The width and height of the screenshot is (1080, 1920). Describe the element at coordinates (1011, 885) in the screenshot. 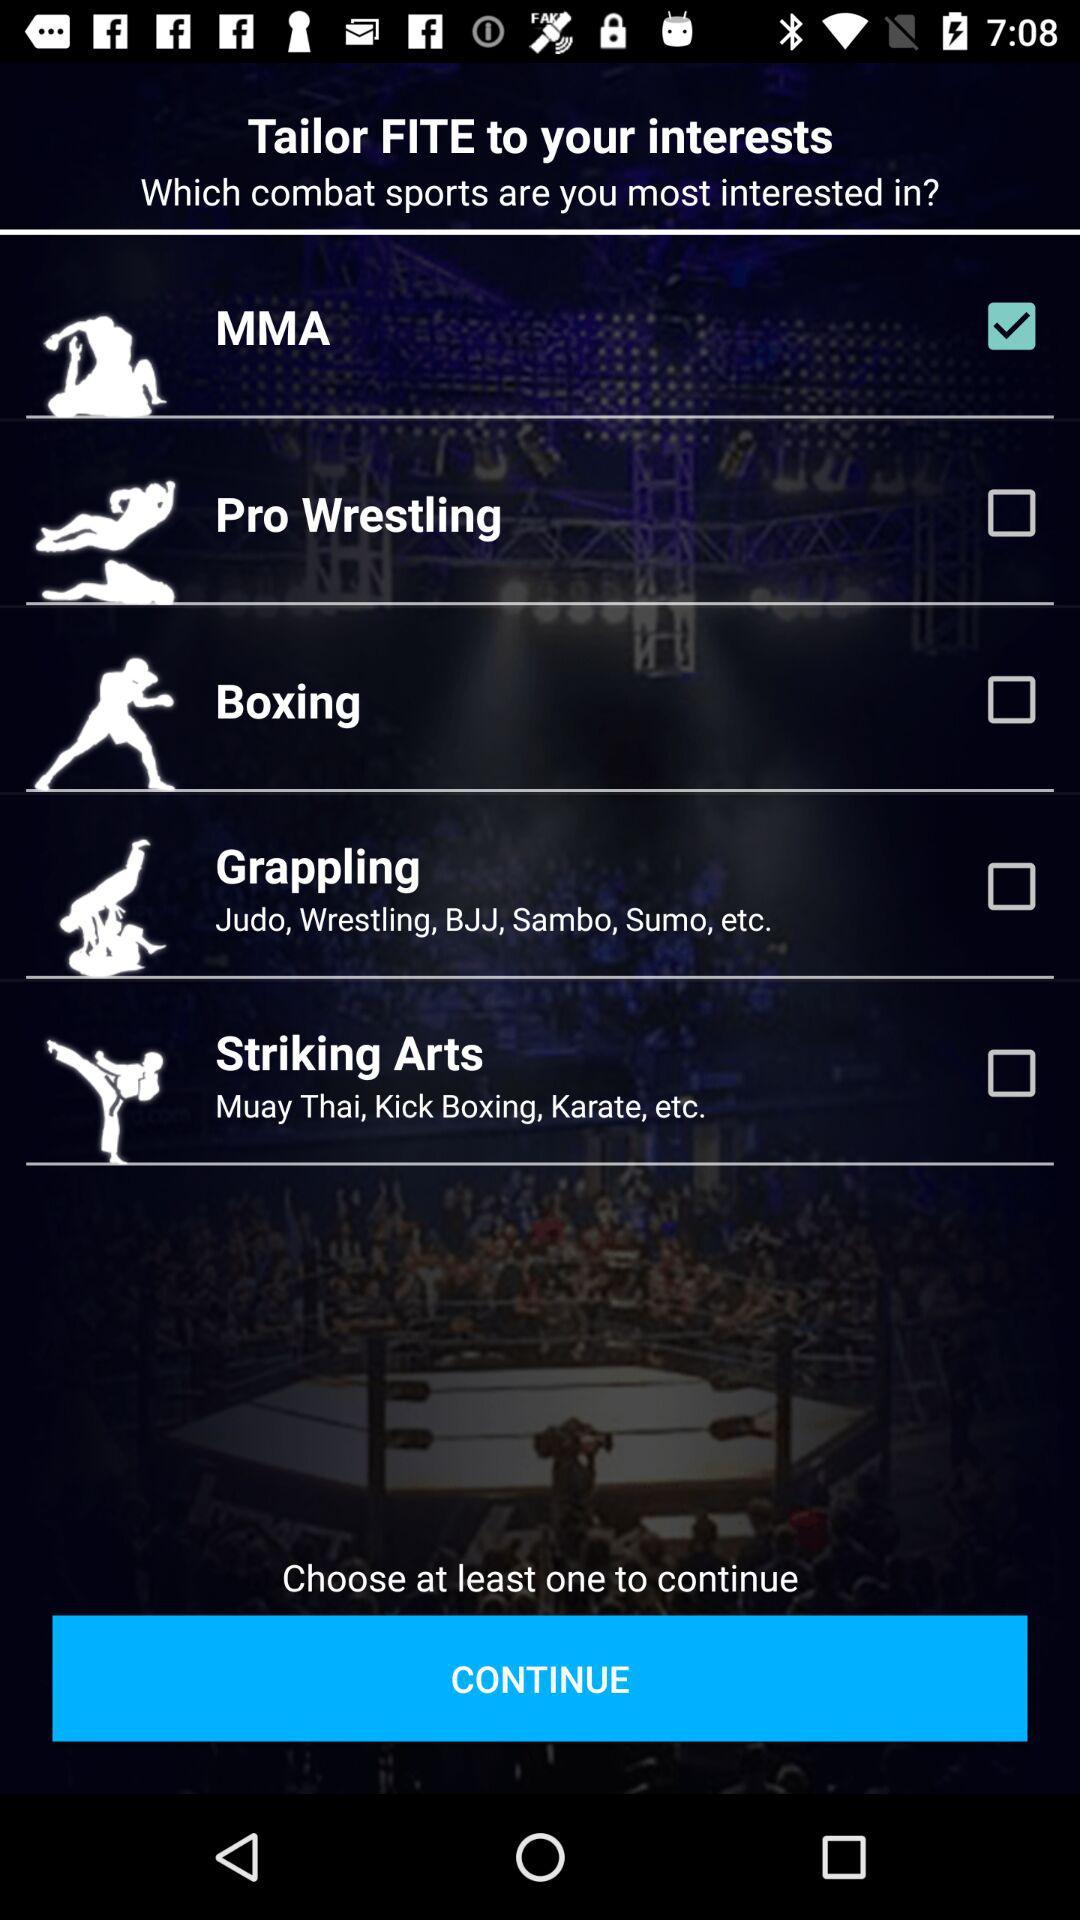

I see `grappling` at that location.